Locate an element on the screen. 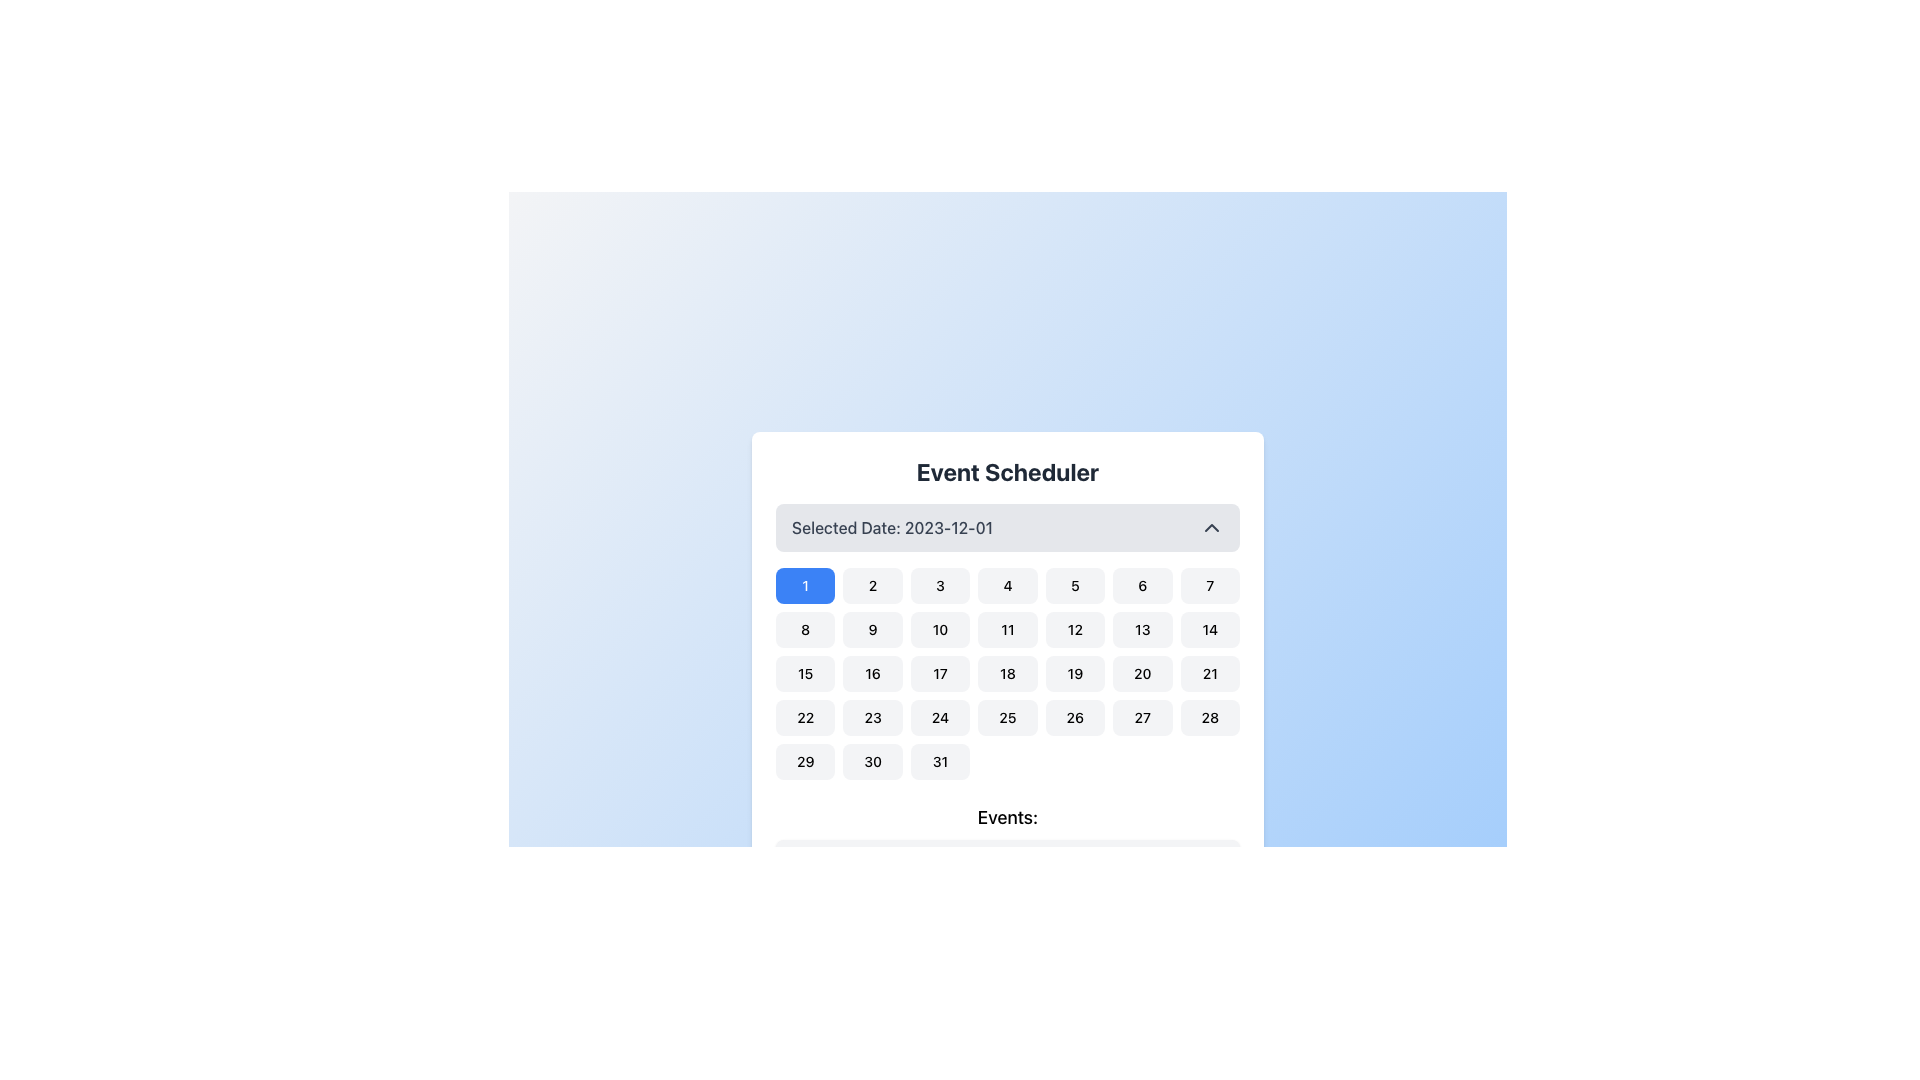  the date selection button in the Event Scheduler section, which is the fifth item in the first row of the calendar grid is located at coordinates (1074, 585).